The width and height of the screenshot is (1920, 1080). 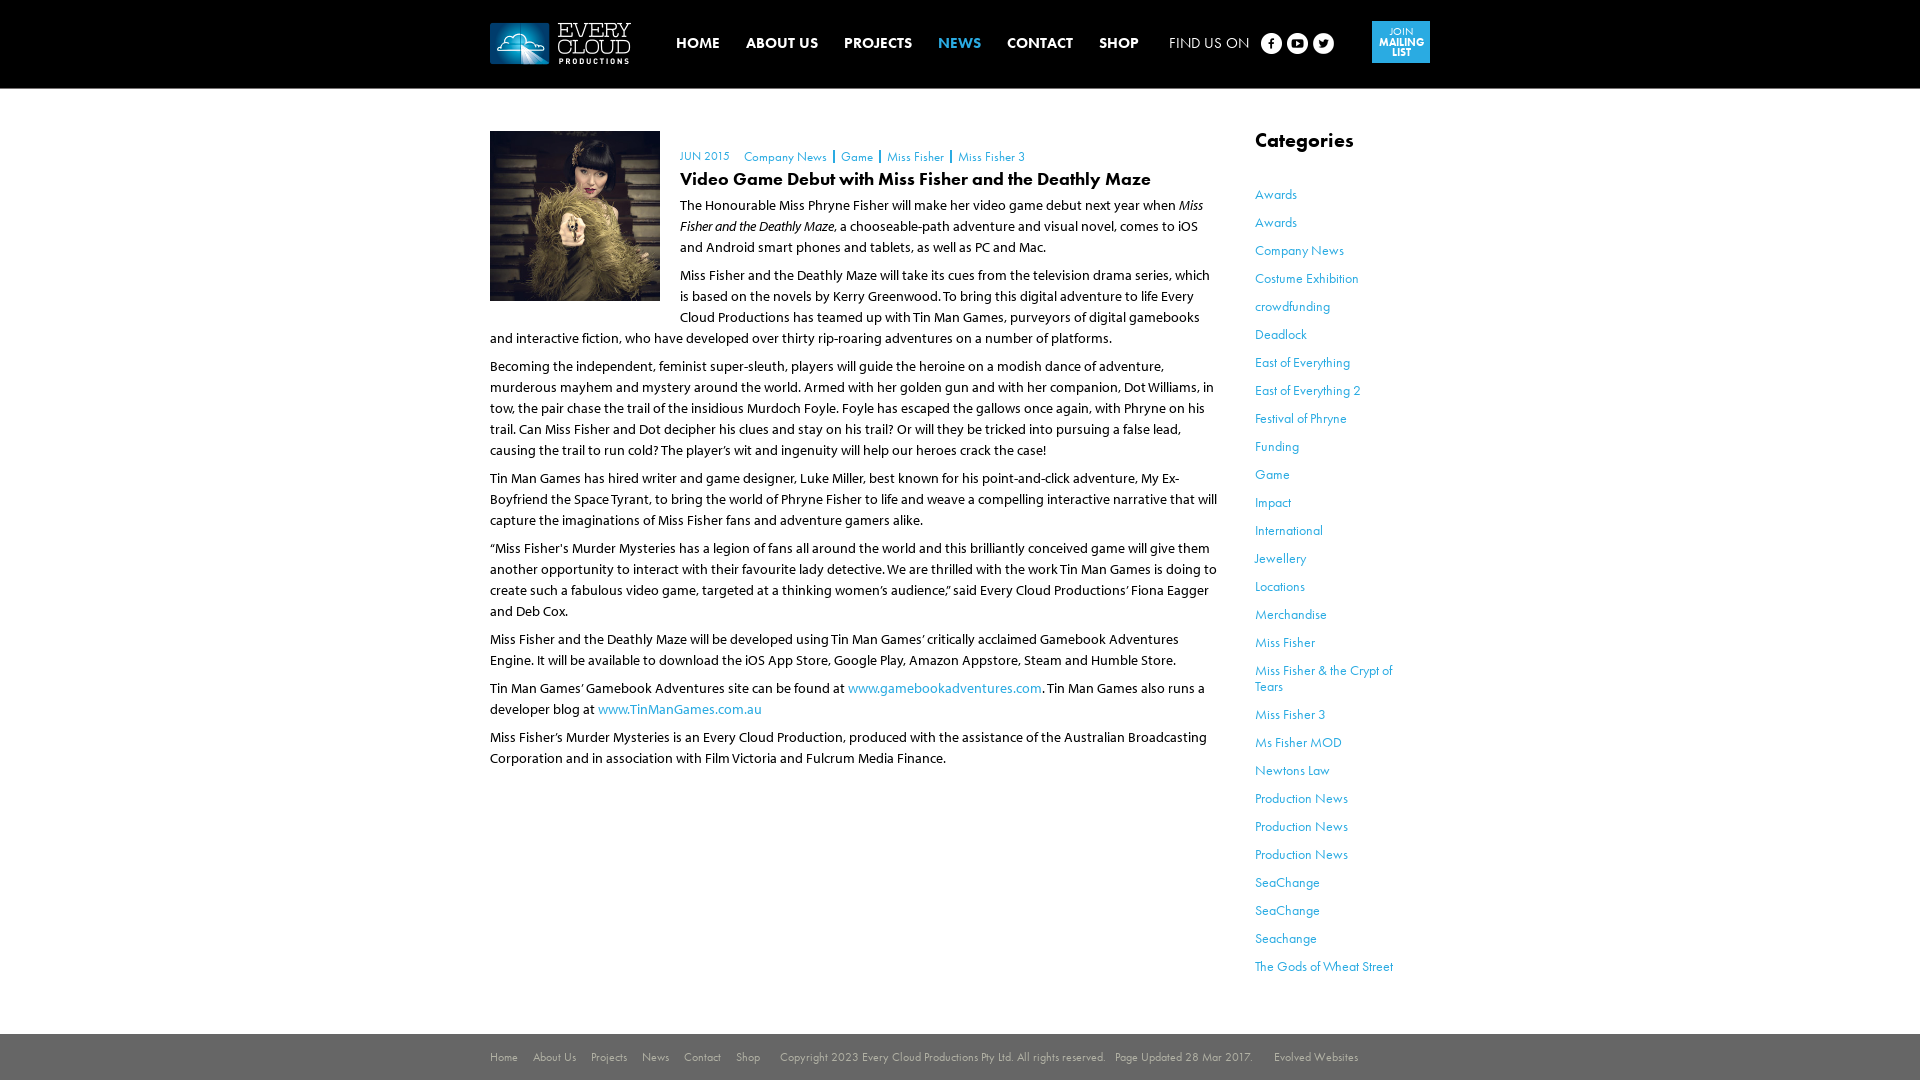 I want to click on 'Newtons Law', so click(x=1253, y=769).